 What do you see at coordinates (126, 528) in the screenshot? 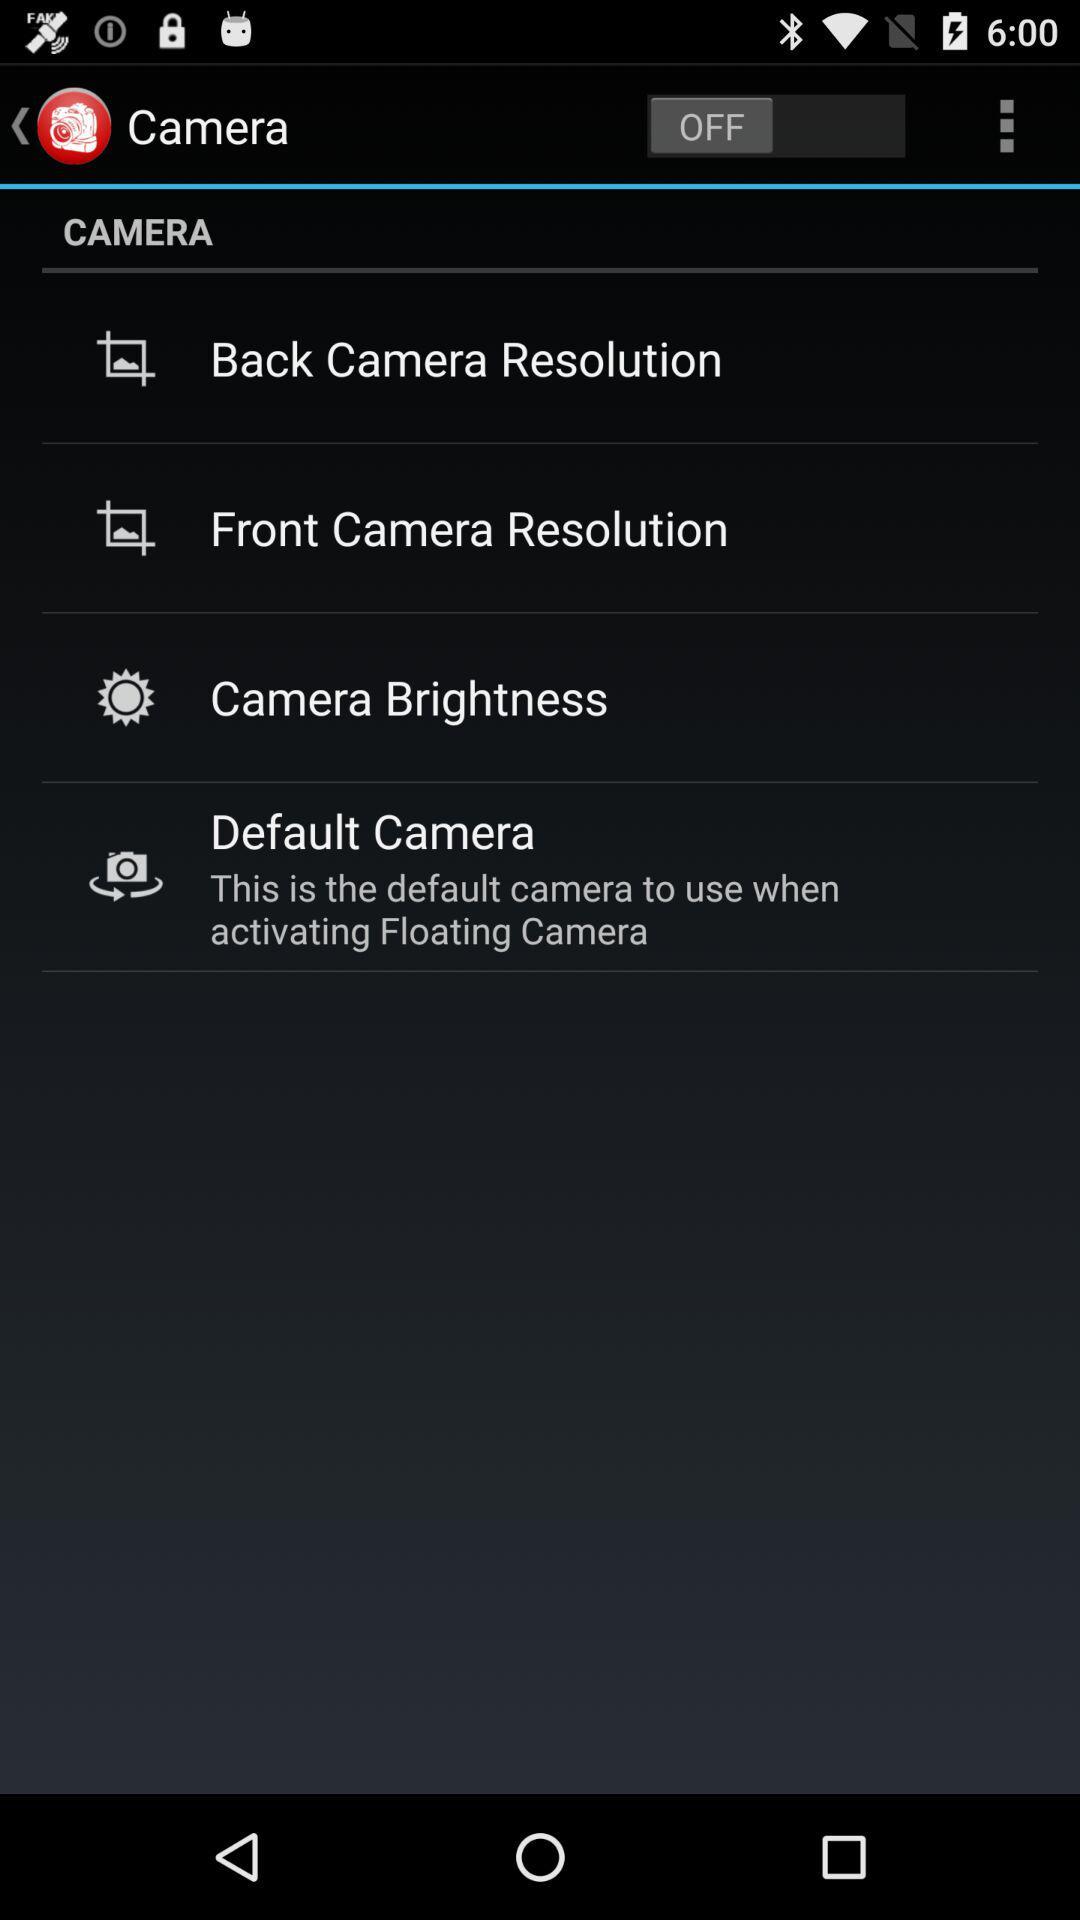
I see `the icon of front camera resolution which is one the left hand side` at bounding box center [126, 528].